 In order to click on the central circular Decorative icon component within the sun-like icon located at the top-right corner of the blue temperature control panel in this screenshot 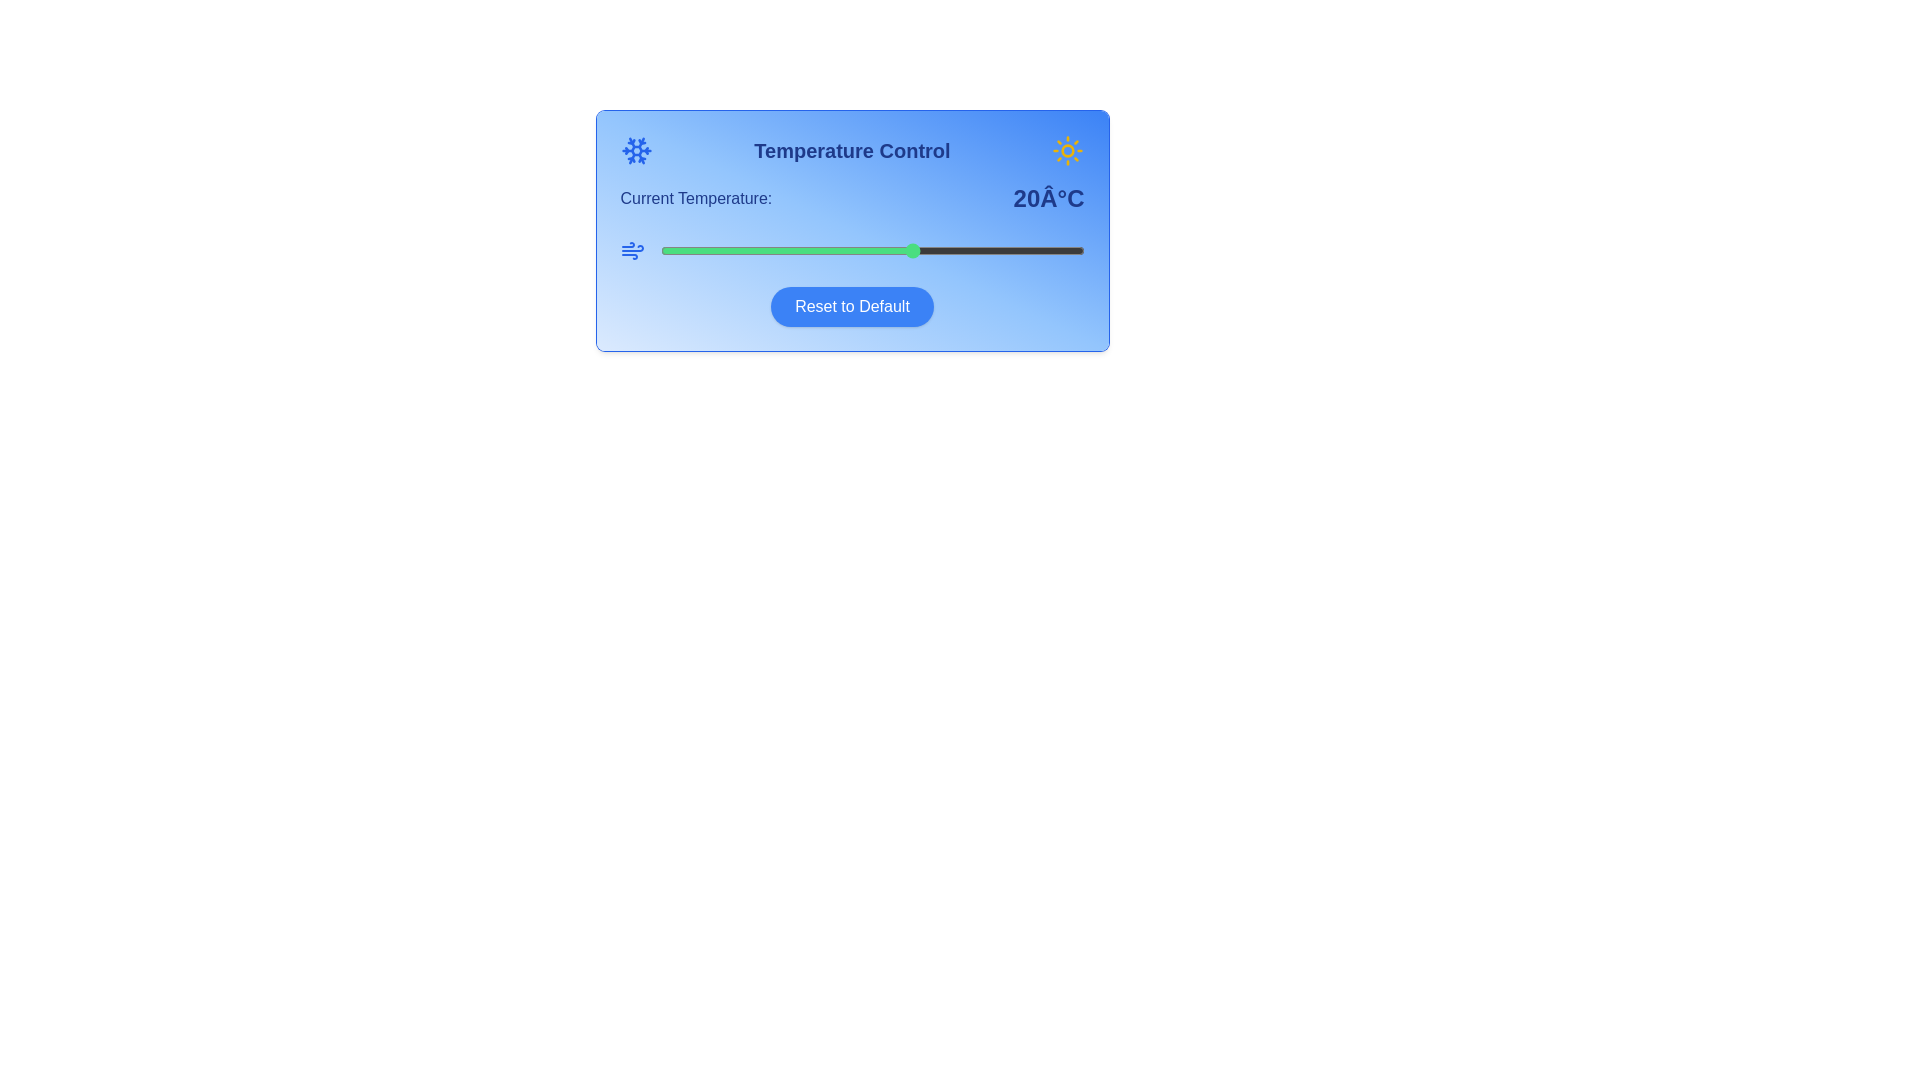, I will do `click(1067, 149)`.